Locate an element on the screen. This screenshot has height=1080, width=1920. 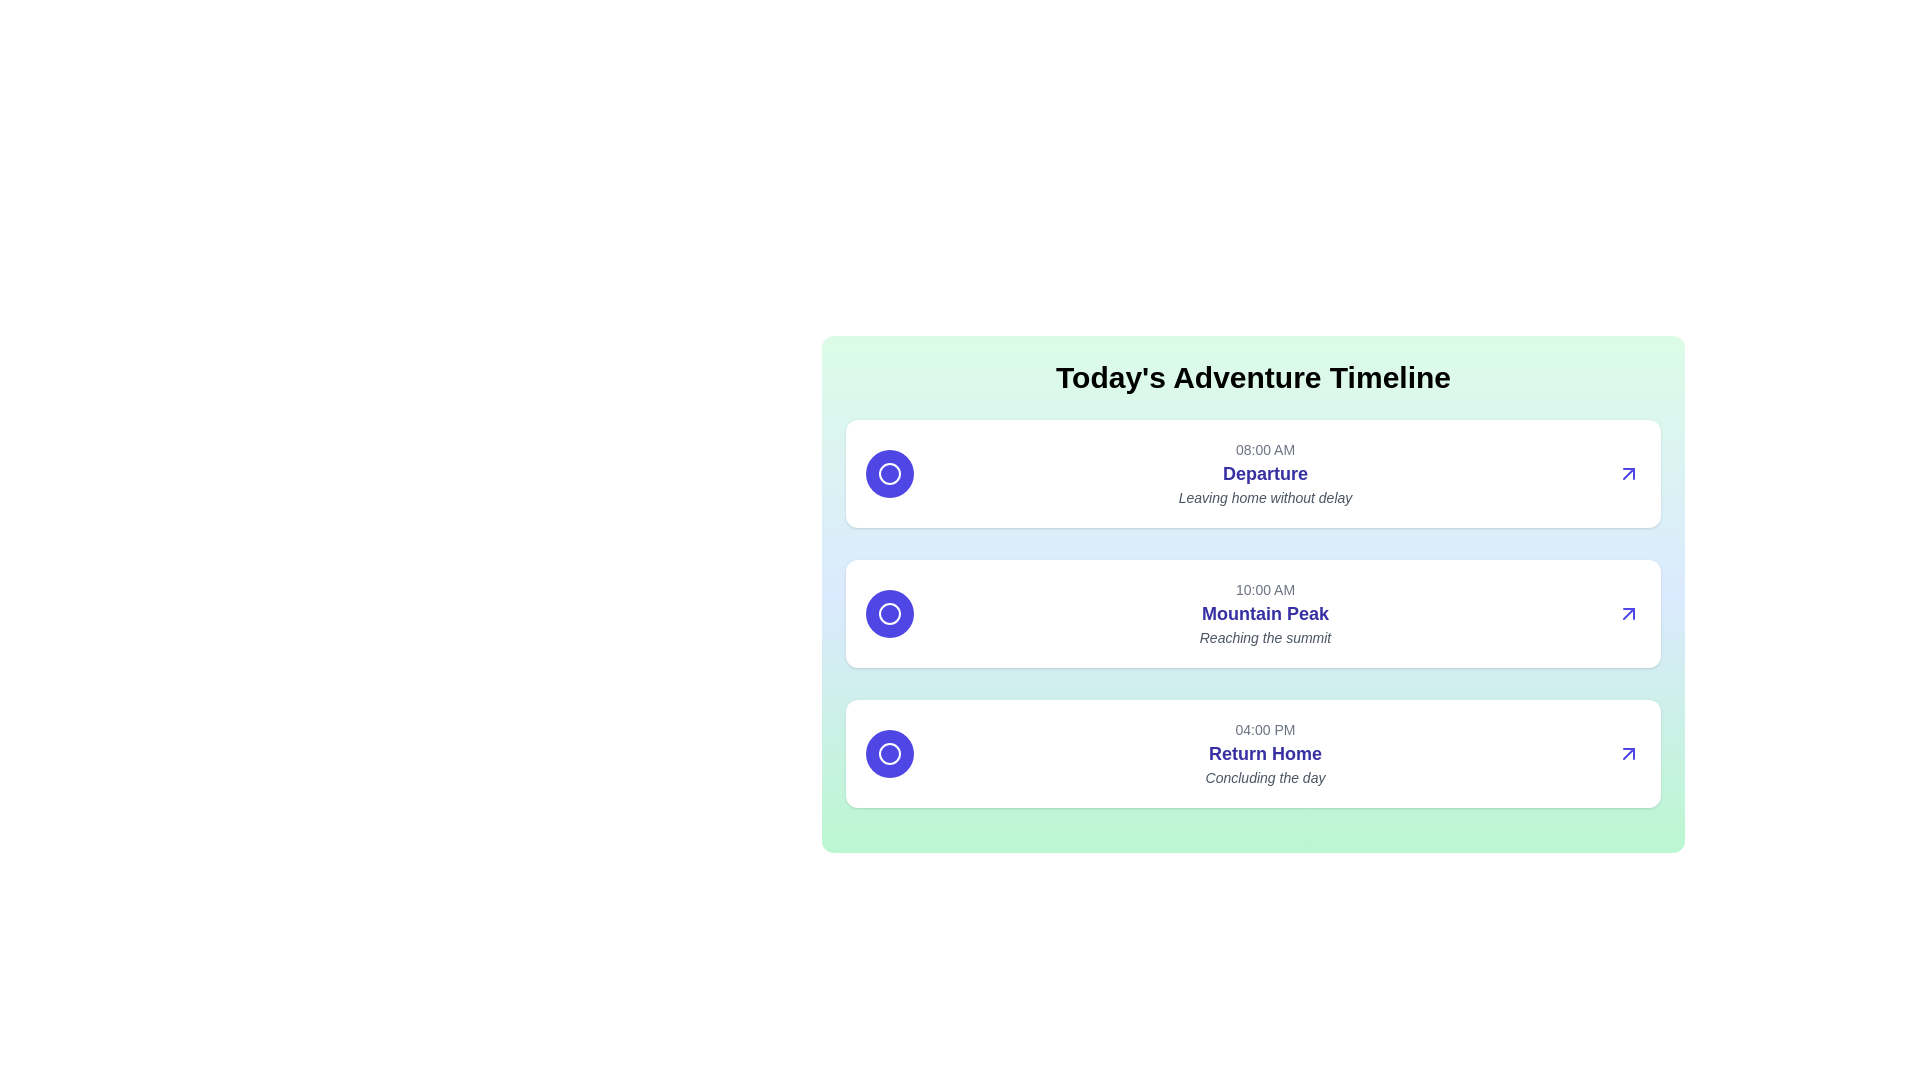
the text label that provides additional information about the 'Mountain Peak' event, positioned below the bold title within the middle card of the timeline is located at coordinates (1264, 637).